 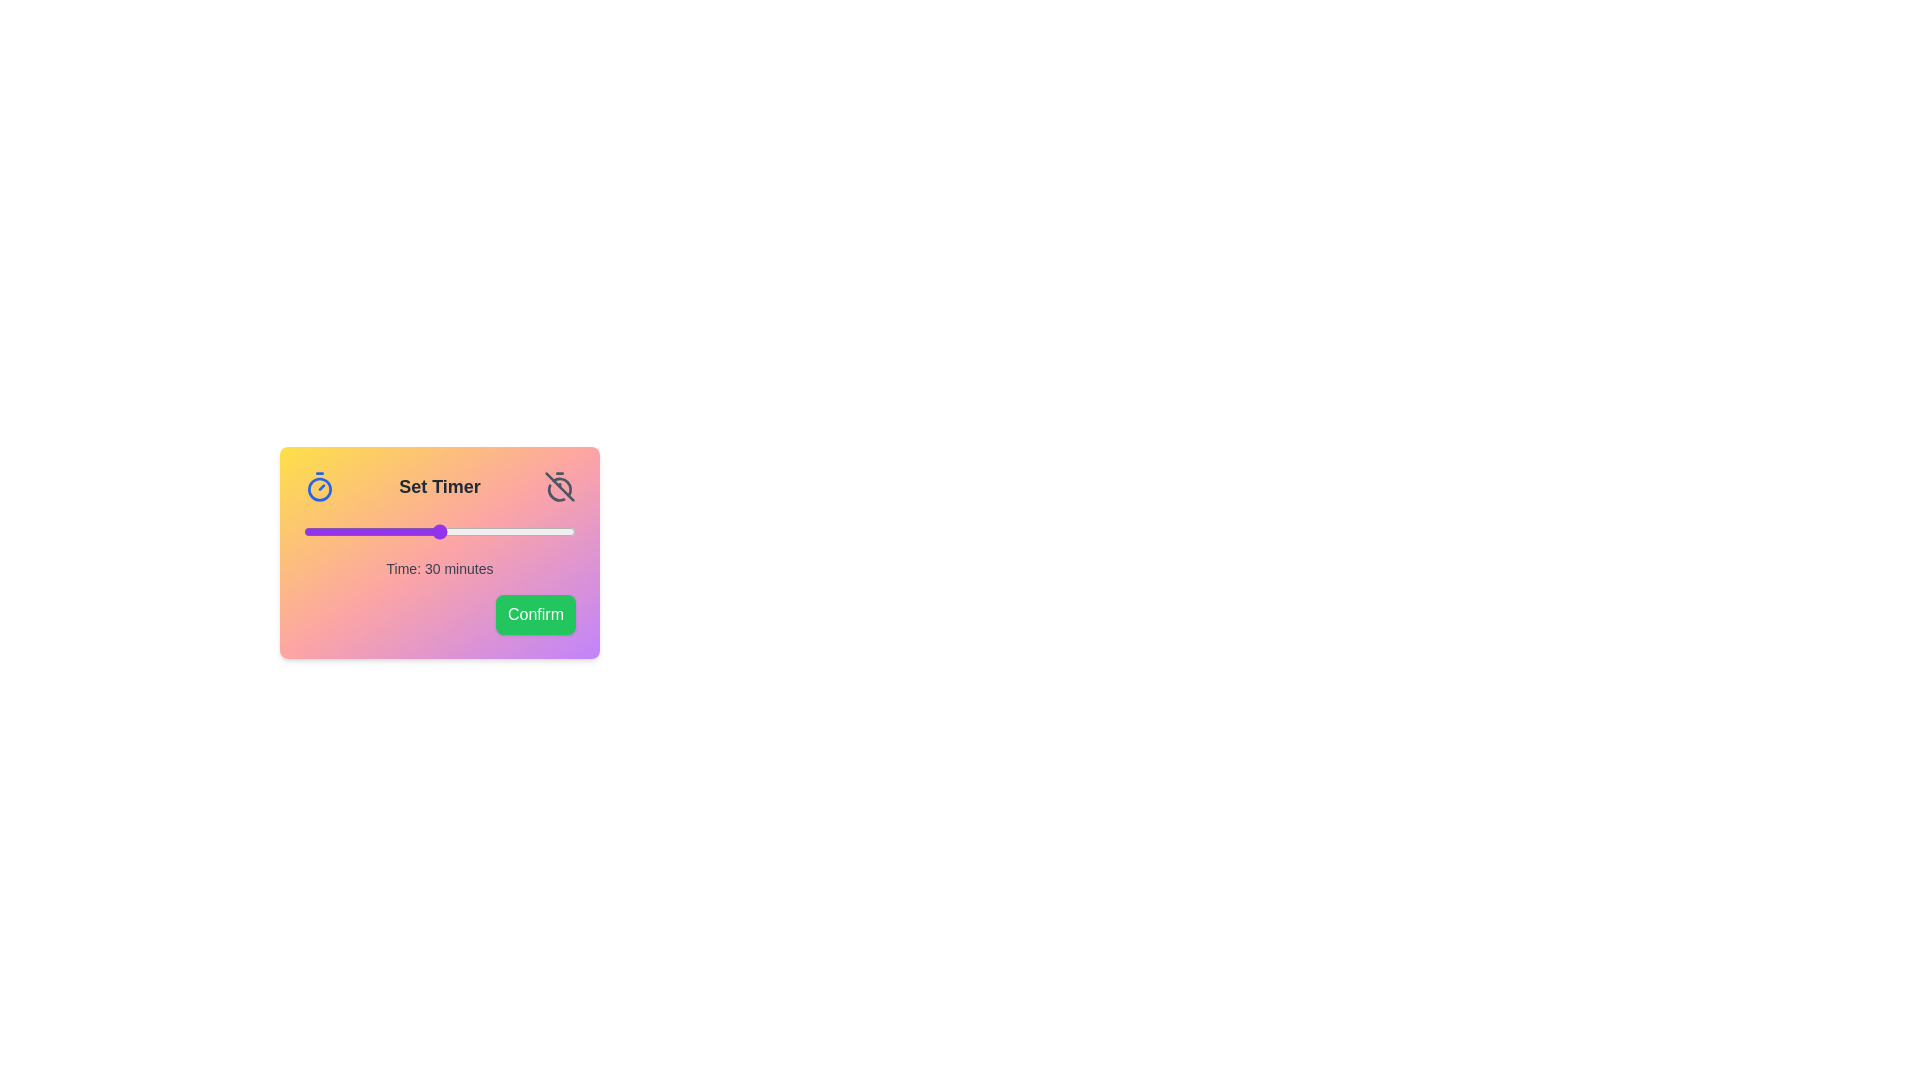 I want to click on the slider to set the timer to 39 minutes, so click(x=480, y=531).